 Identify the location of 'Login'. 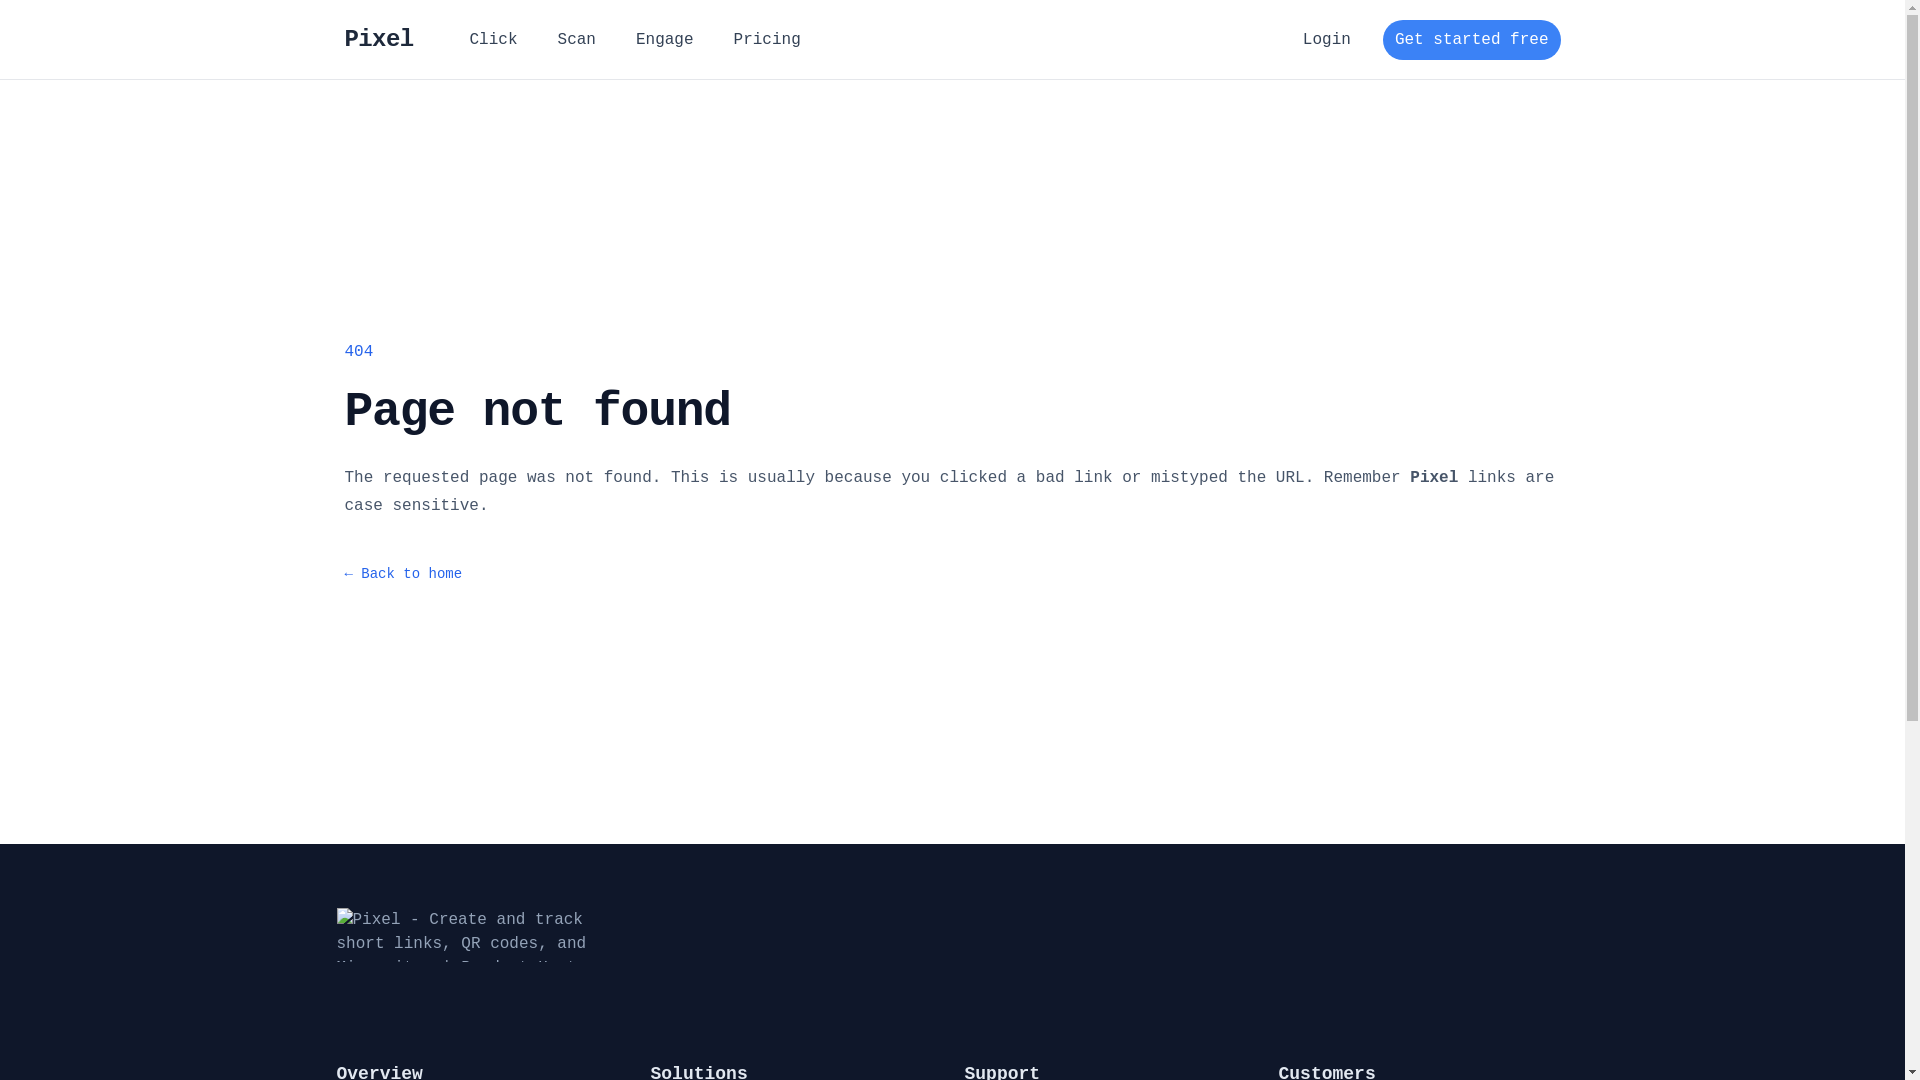
(1326, 39).